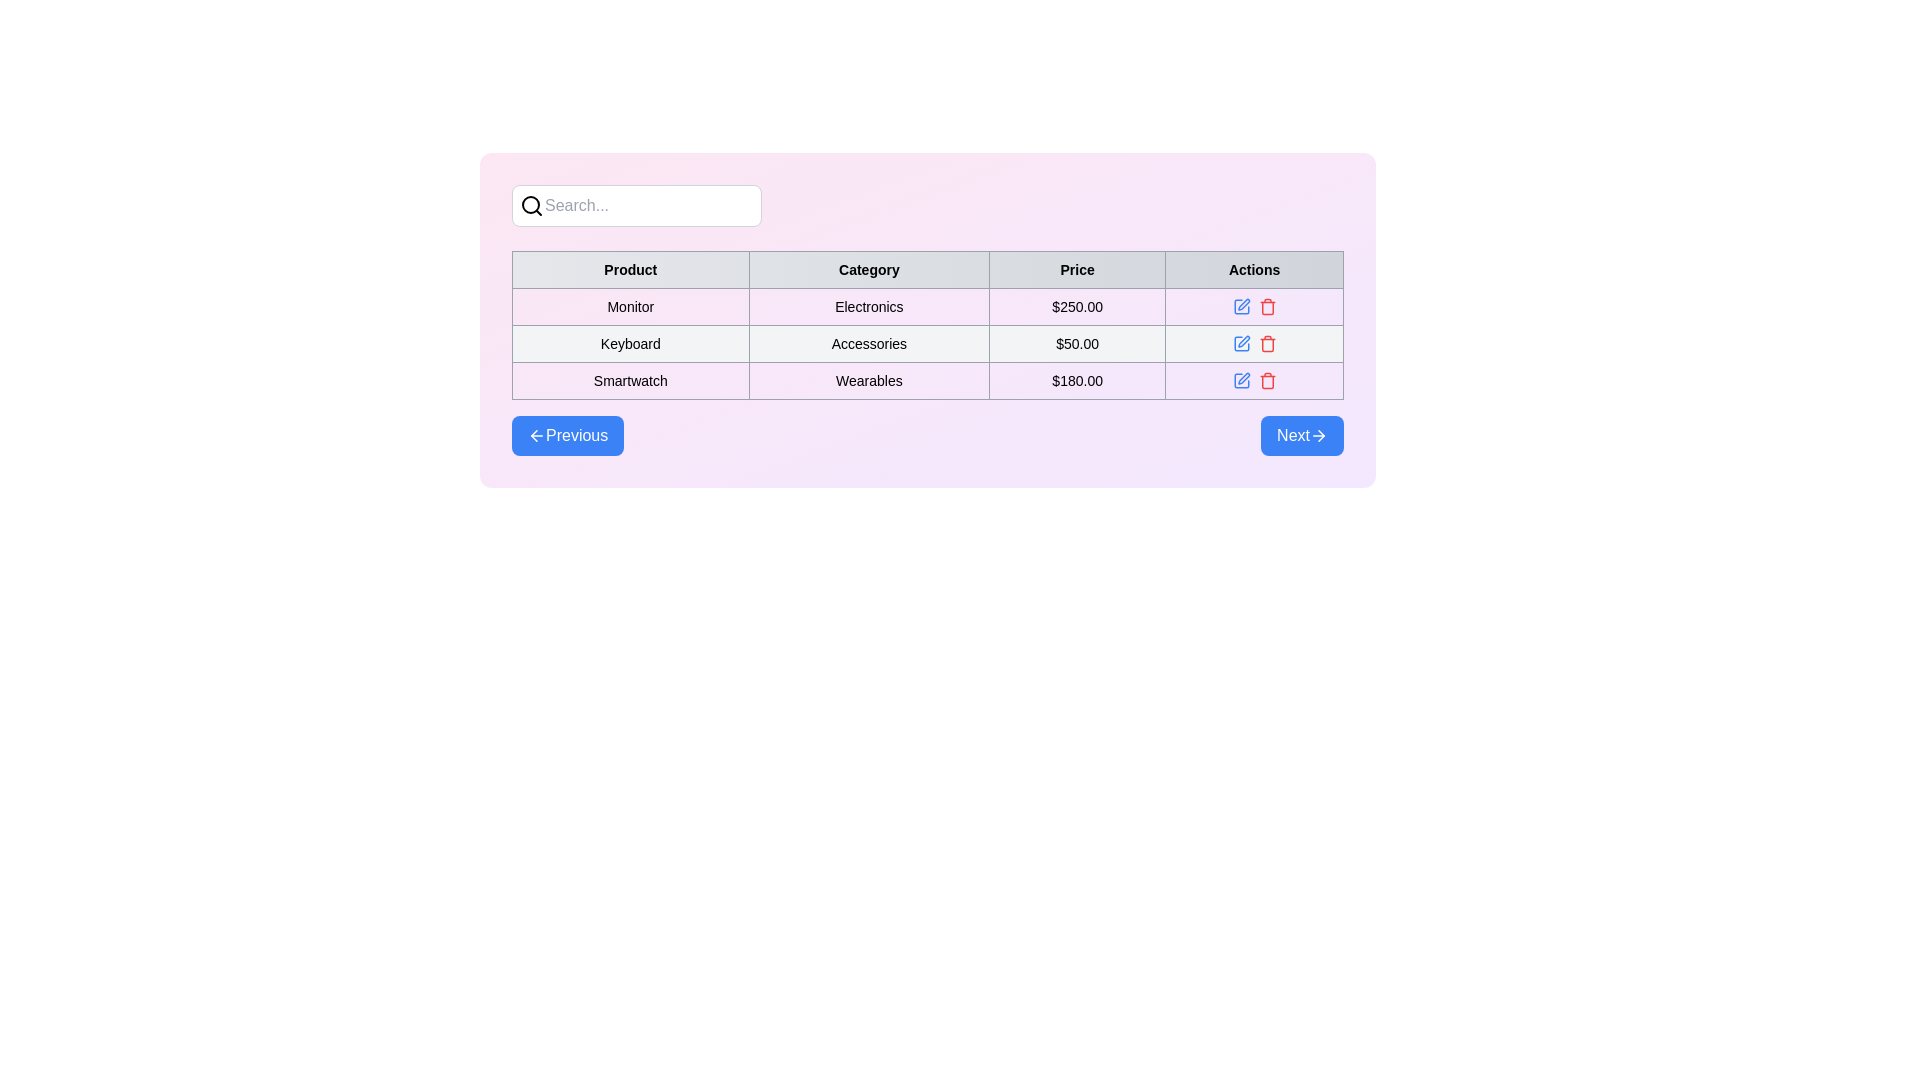 This screenshot has height=1080, width=1920. Describe the element at coordinates (1319, 434) in the screenshot. I see `the arrow icon located within the 'Next' button at the bottom right corner of the UI layout` at that location.